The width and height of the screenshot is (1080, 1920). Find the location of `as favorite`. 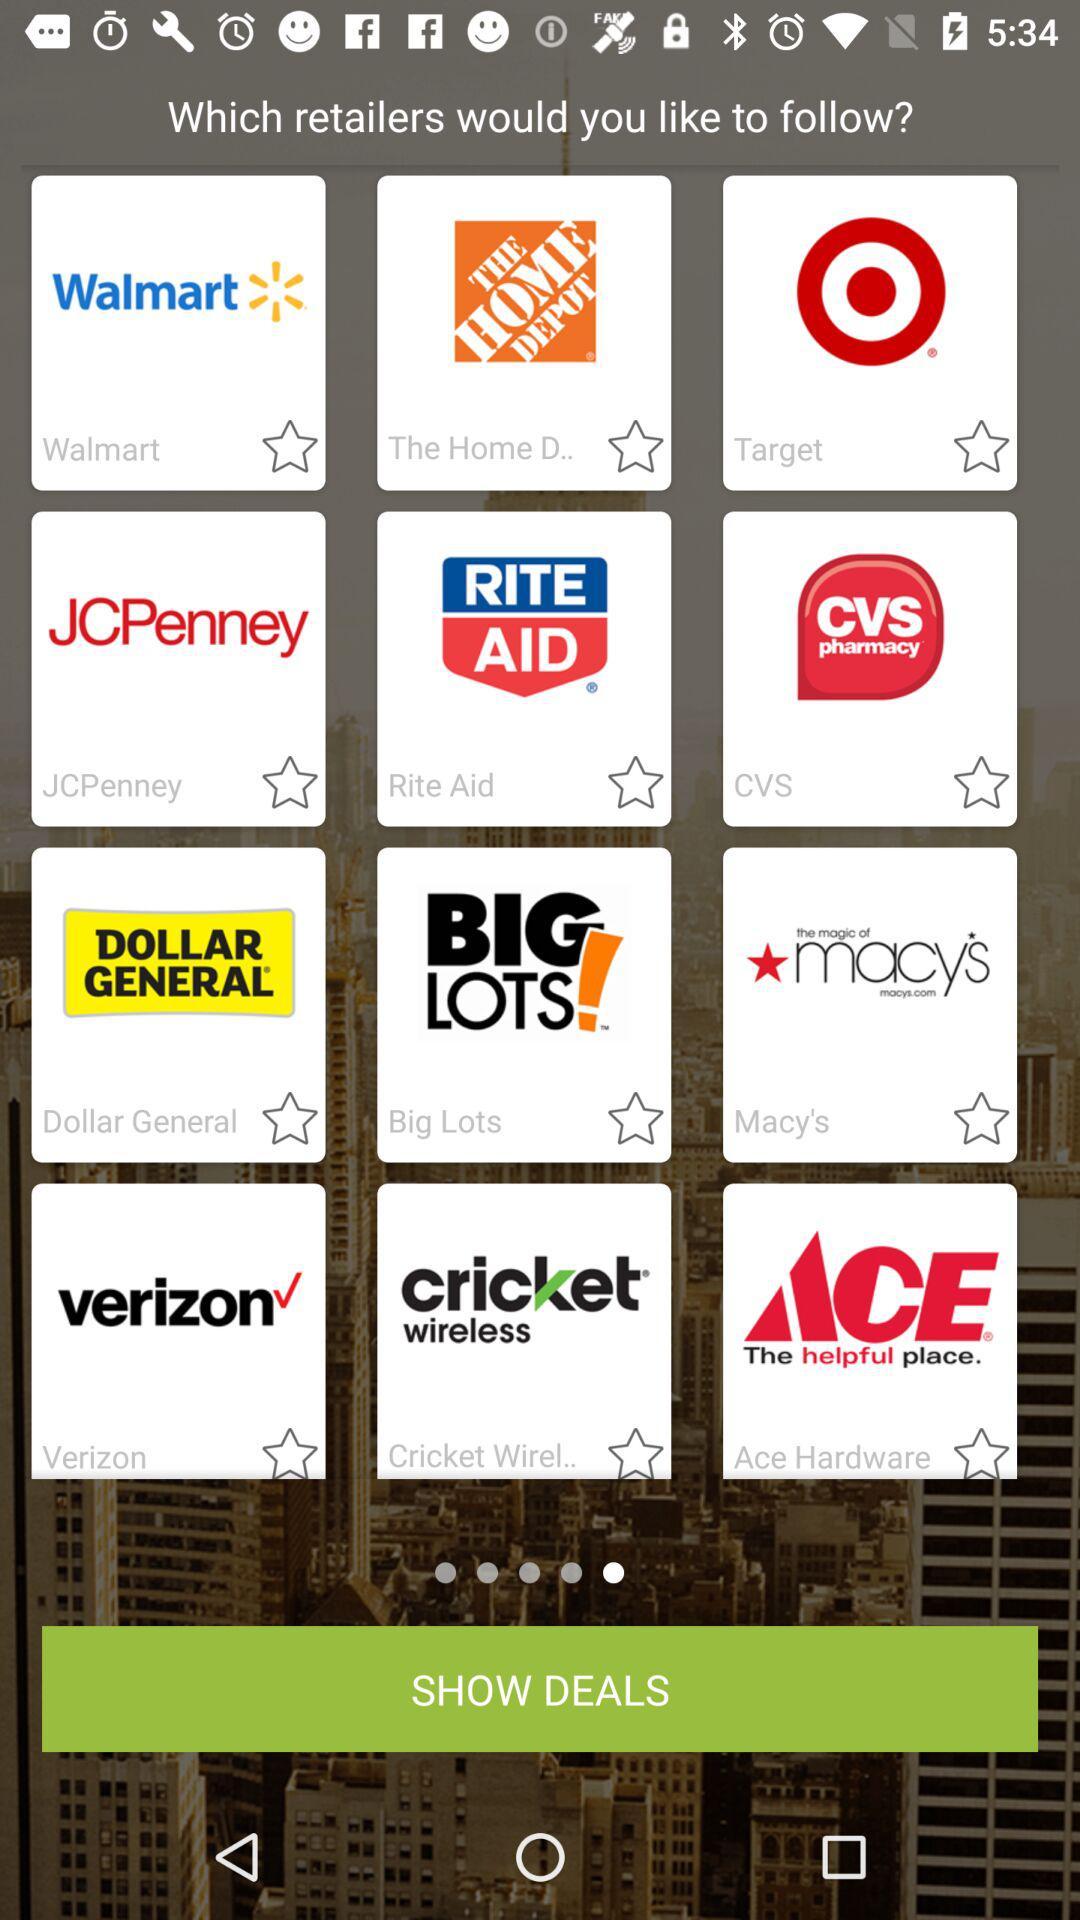

as favorite is located at coordinates (278, 1446).